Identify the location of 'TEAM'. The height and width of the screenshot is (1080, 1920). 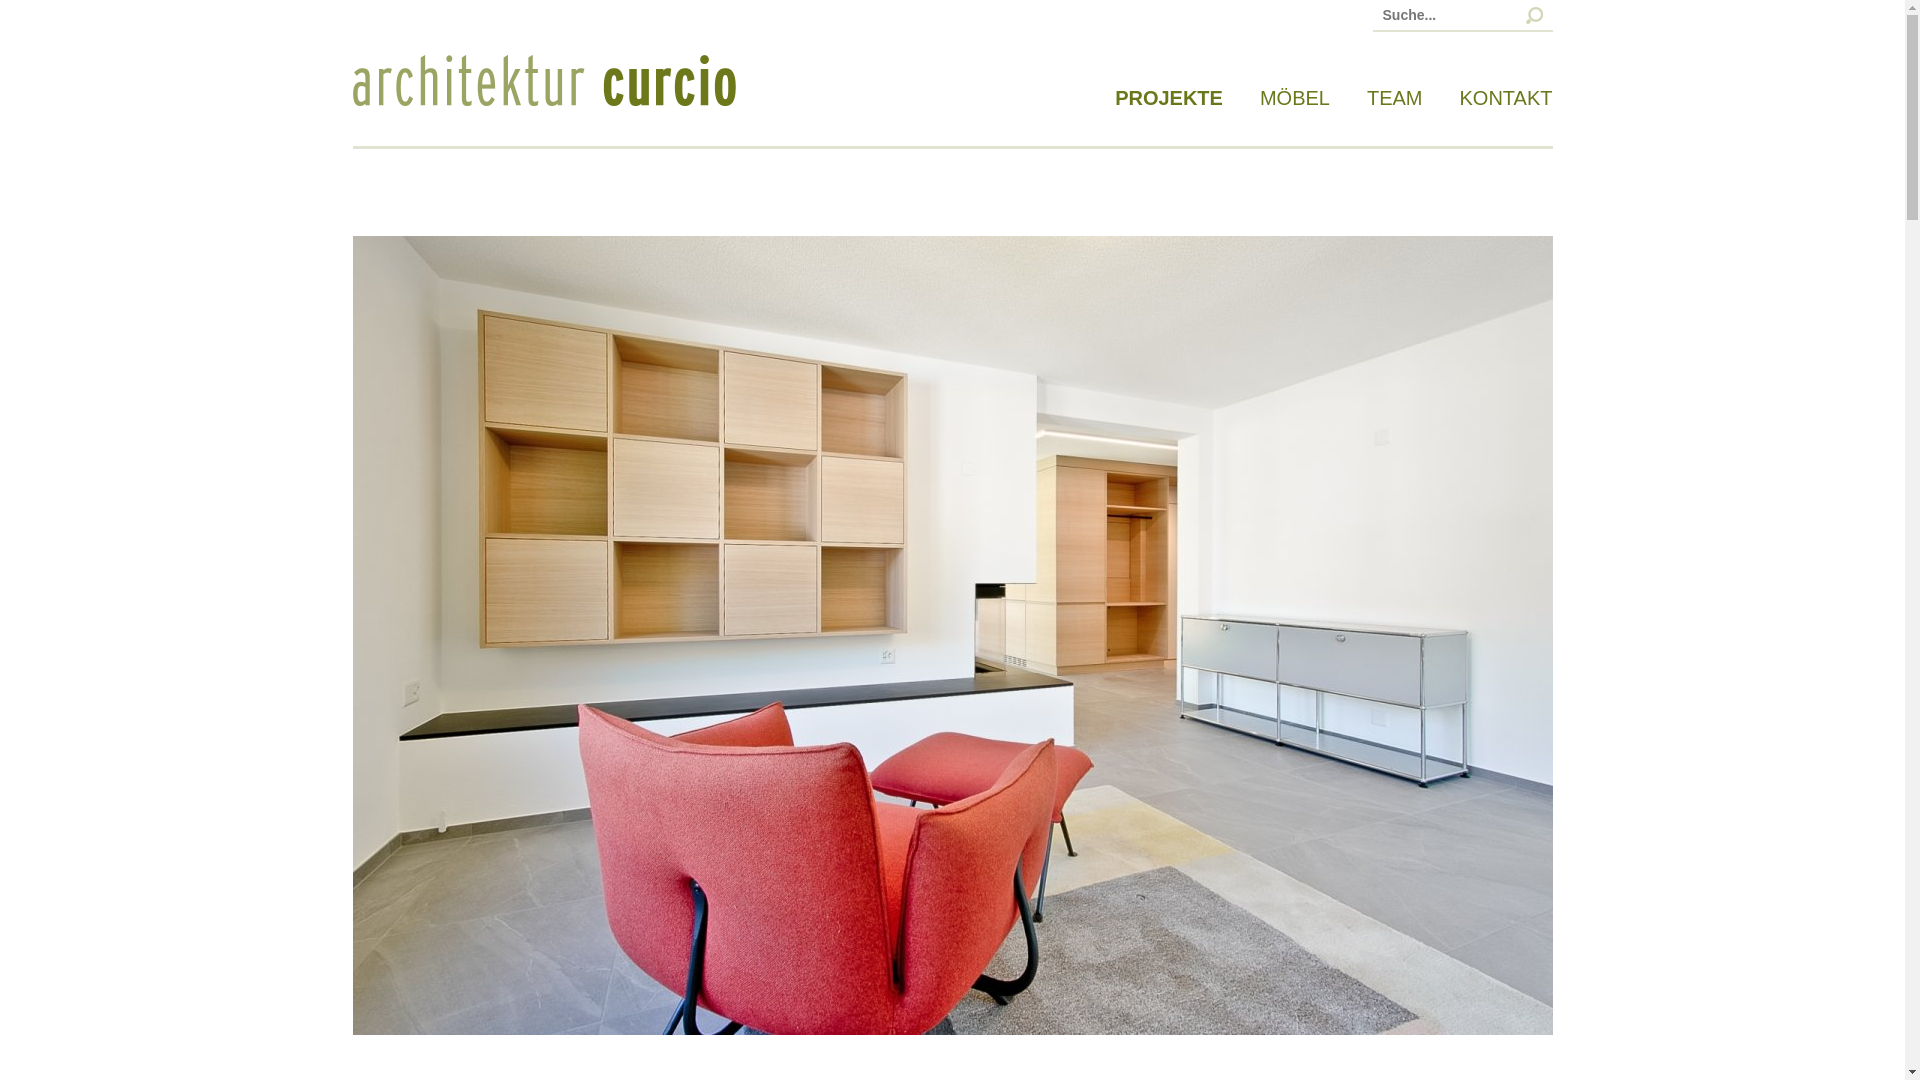
(1394, 97).